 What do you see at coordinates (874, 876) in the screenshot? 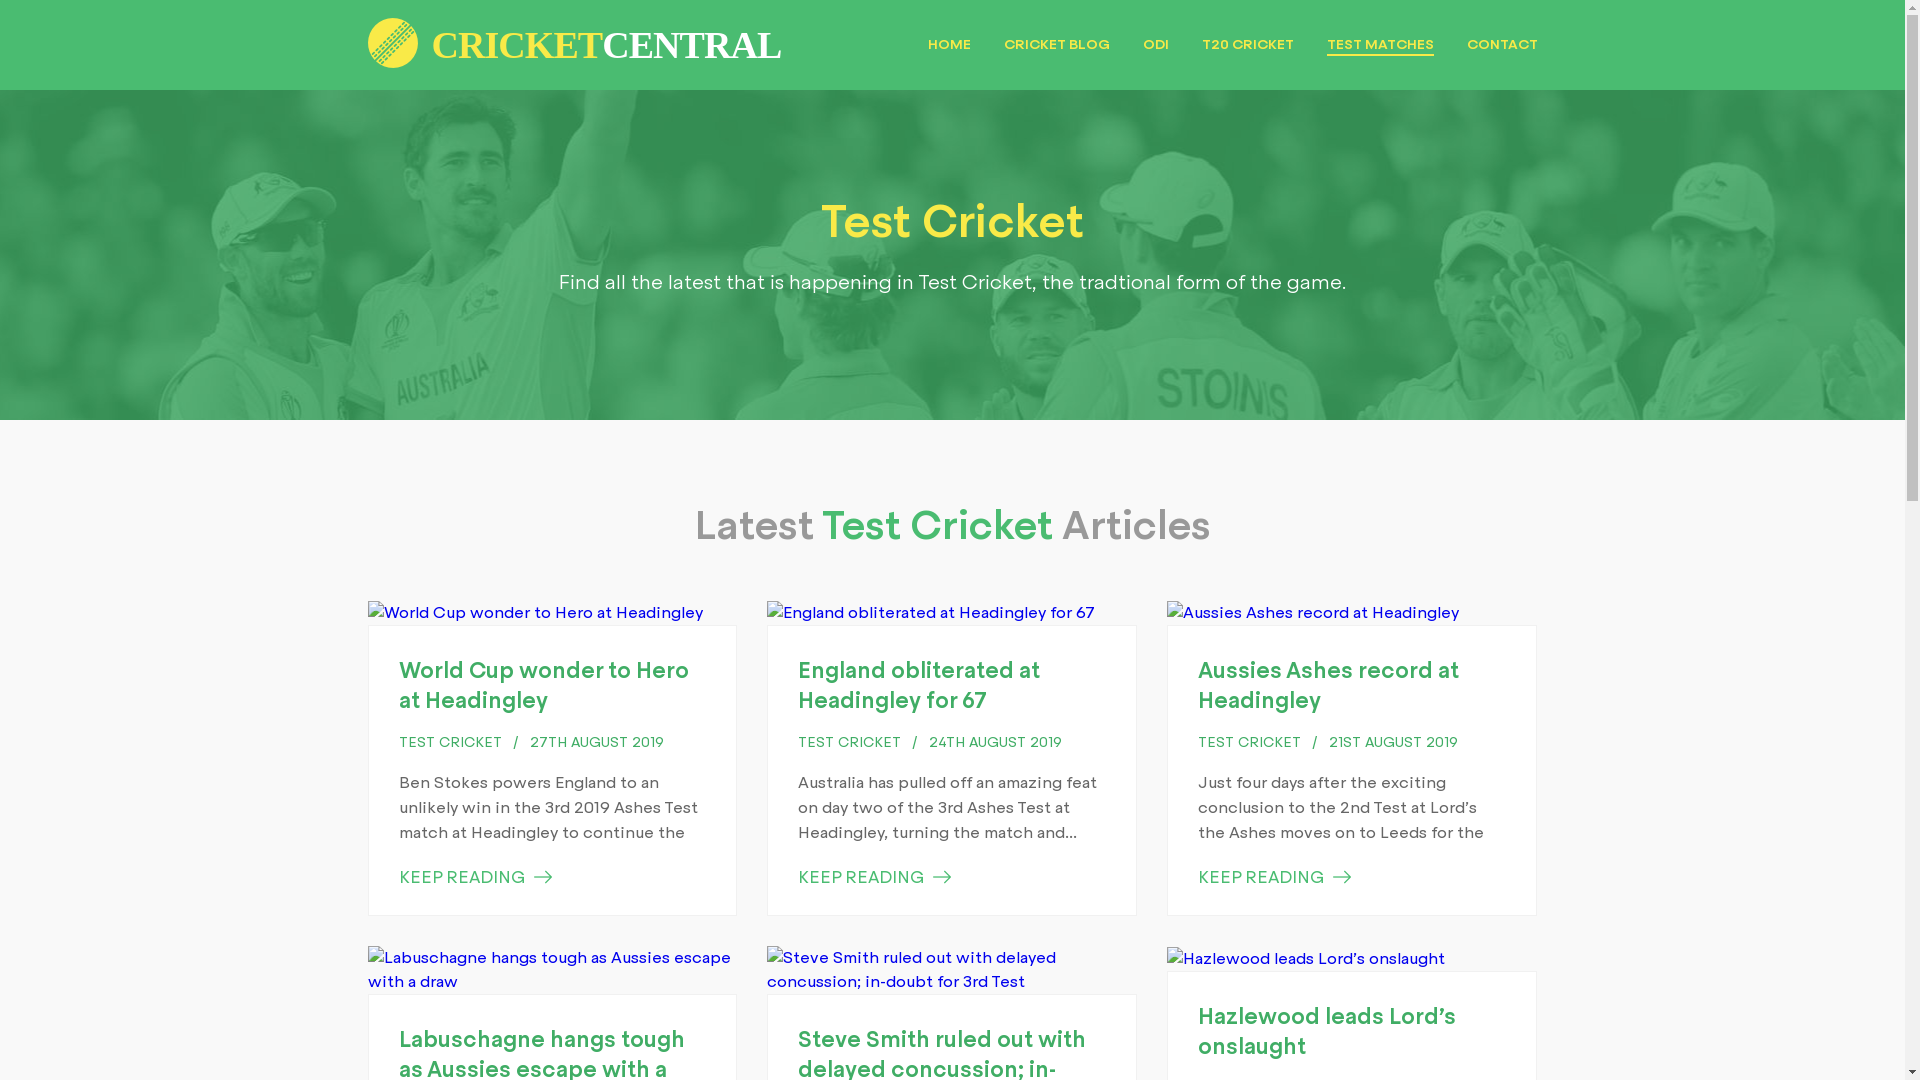
I see `'KEEP READING'` at bounding box center [874, 876].